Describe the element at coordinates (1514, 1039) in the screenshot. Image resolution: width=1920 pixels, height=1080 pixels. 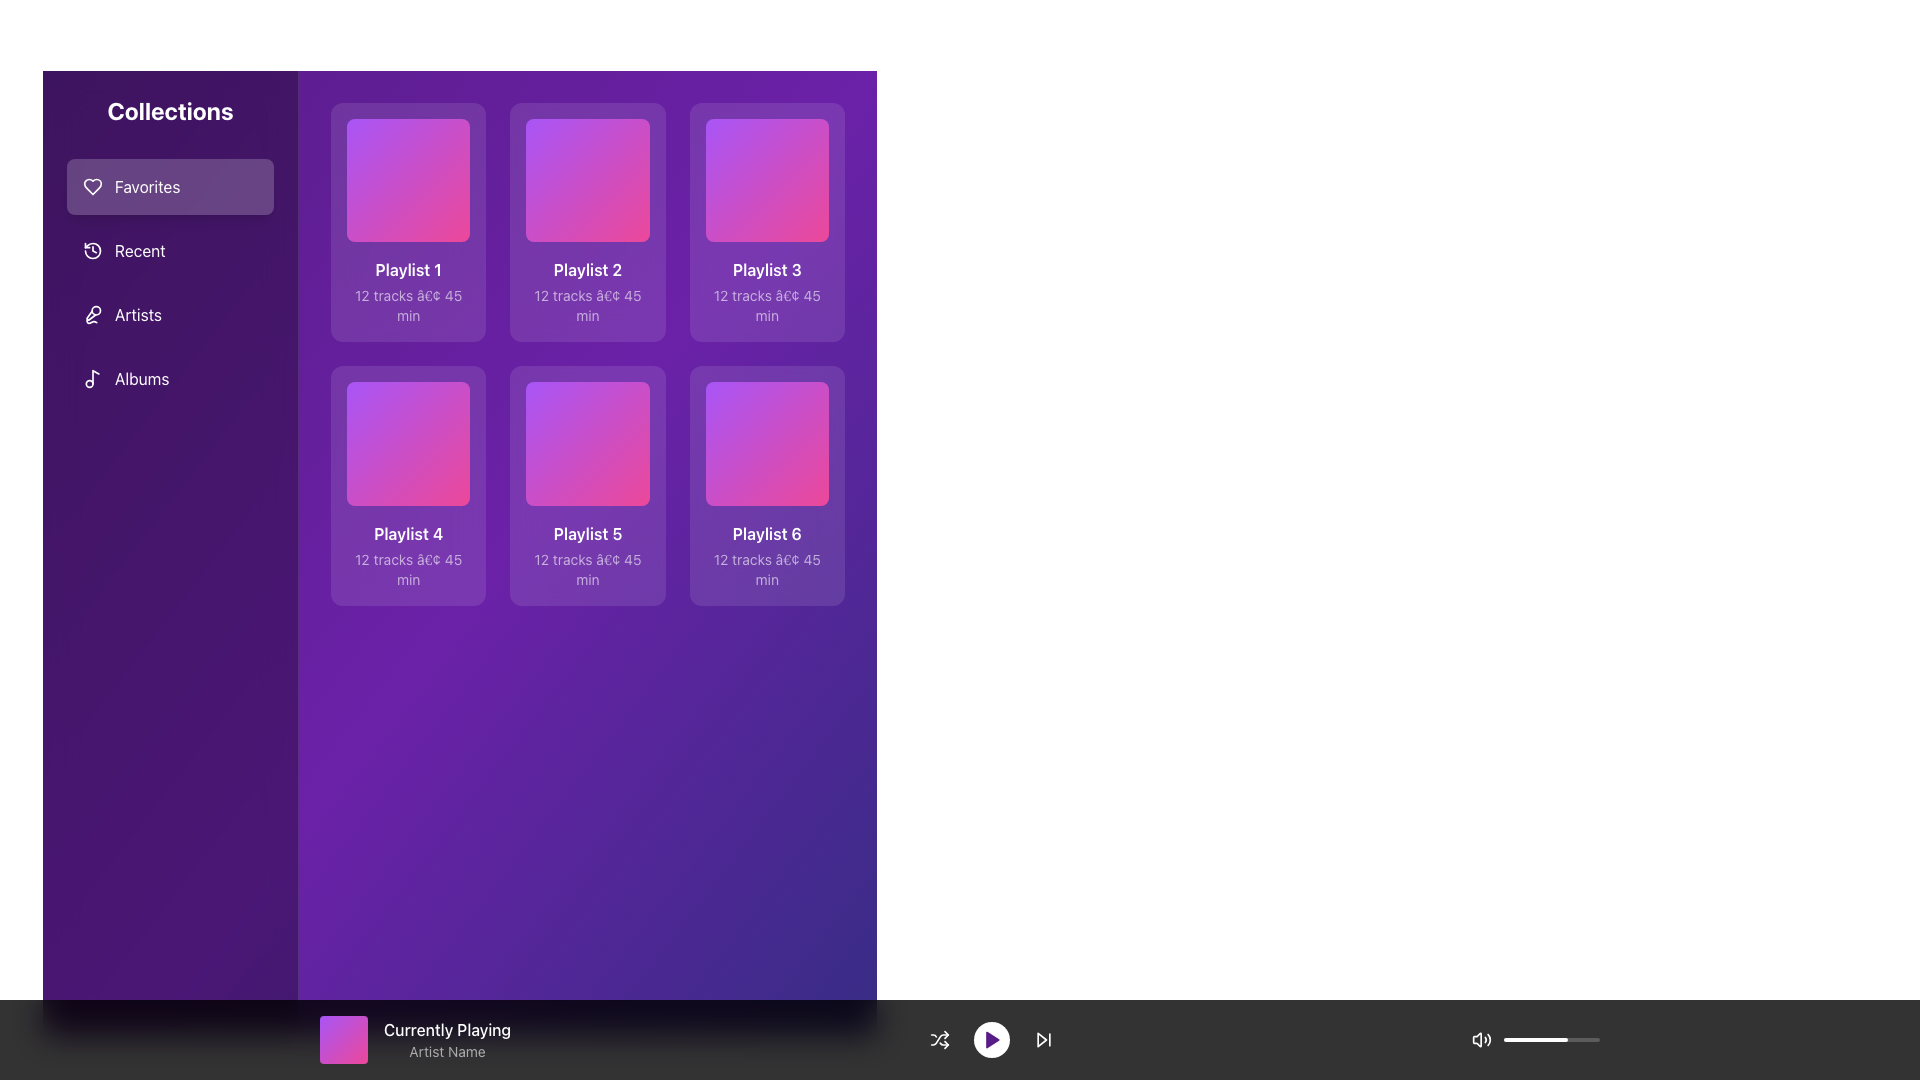
I see `the volume` at that location.